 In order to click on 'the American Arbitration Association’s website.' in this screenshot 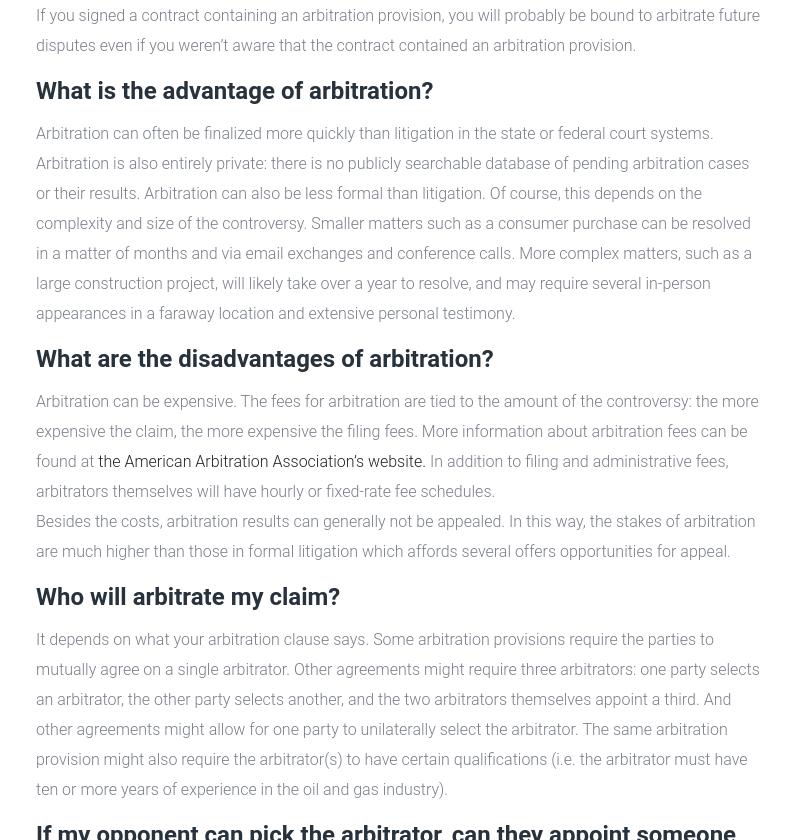, I will do `click(261, 461)`.